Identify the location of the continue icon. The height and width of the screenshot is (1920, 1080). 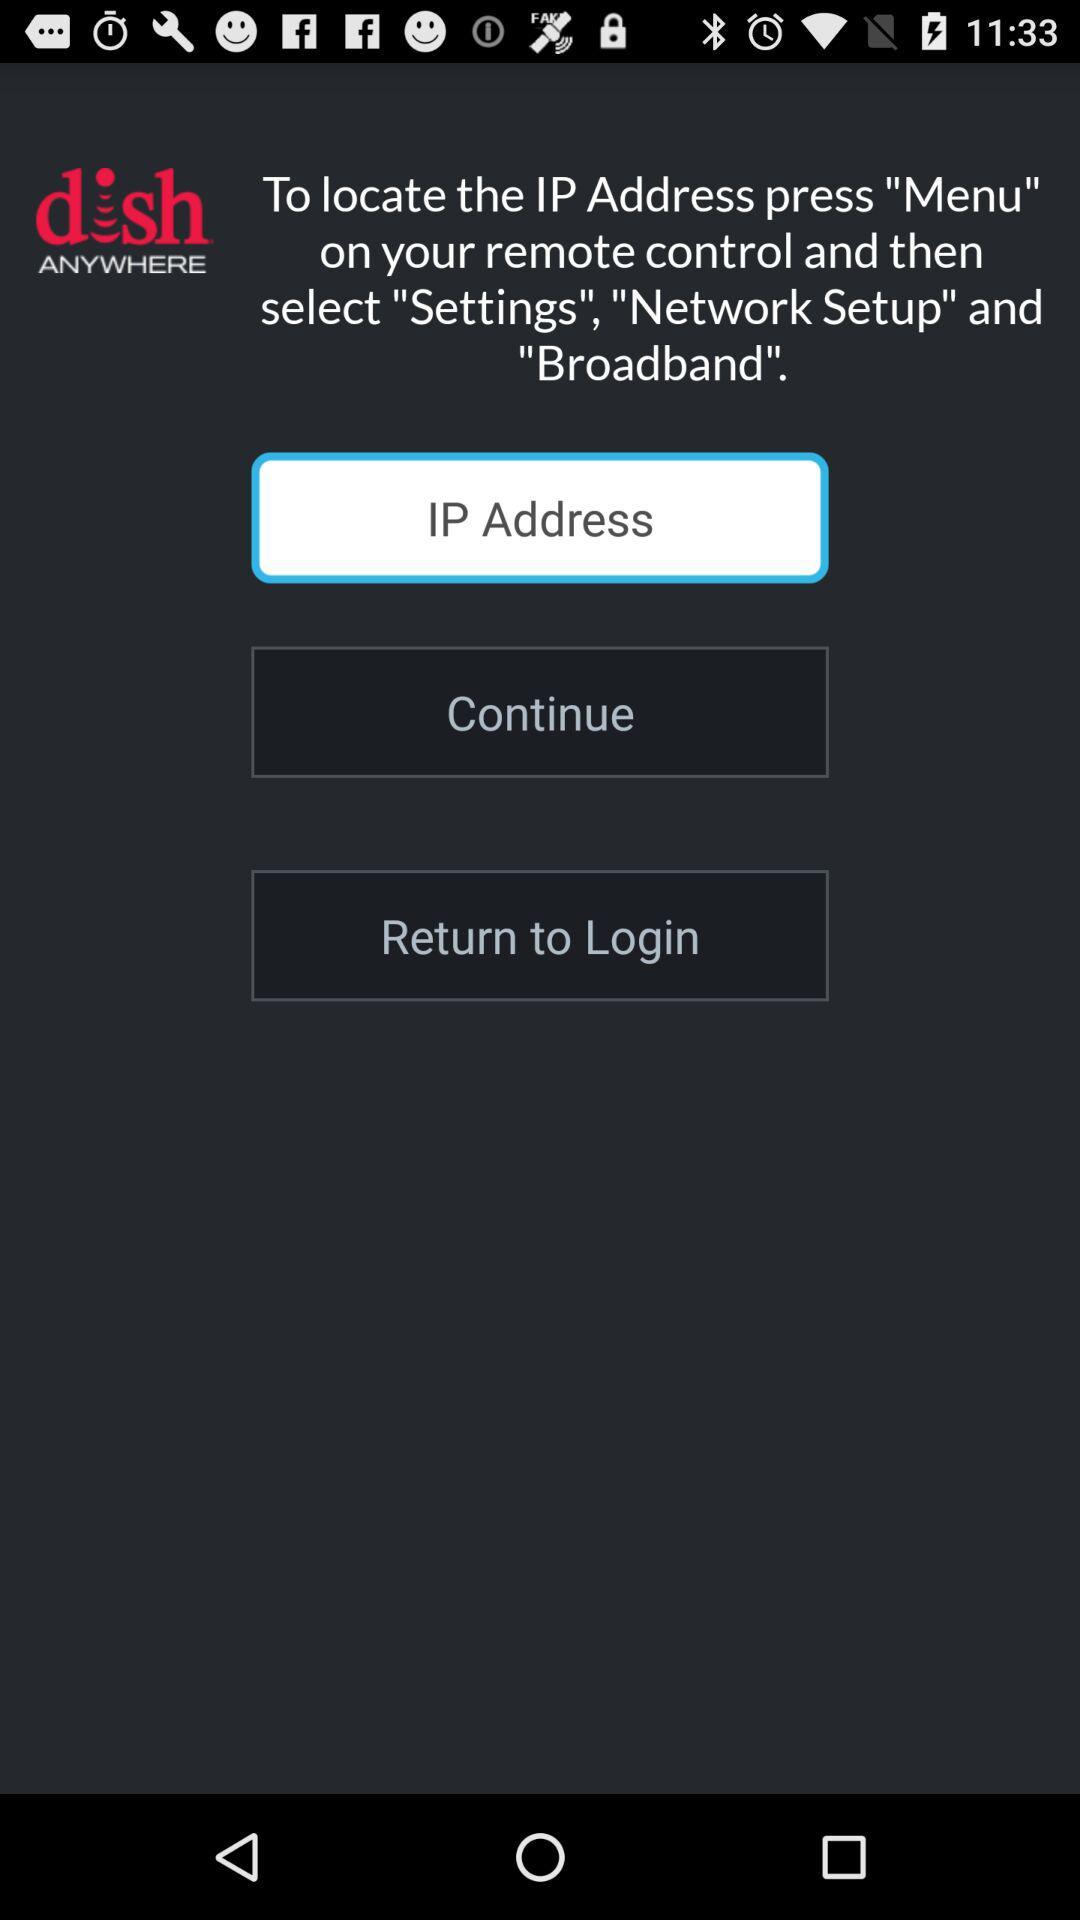
(540, 712).